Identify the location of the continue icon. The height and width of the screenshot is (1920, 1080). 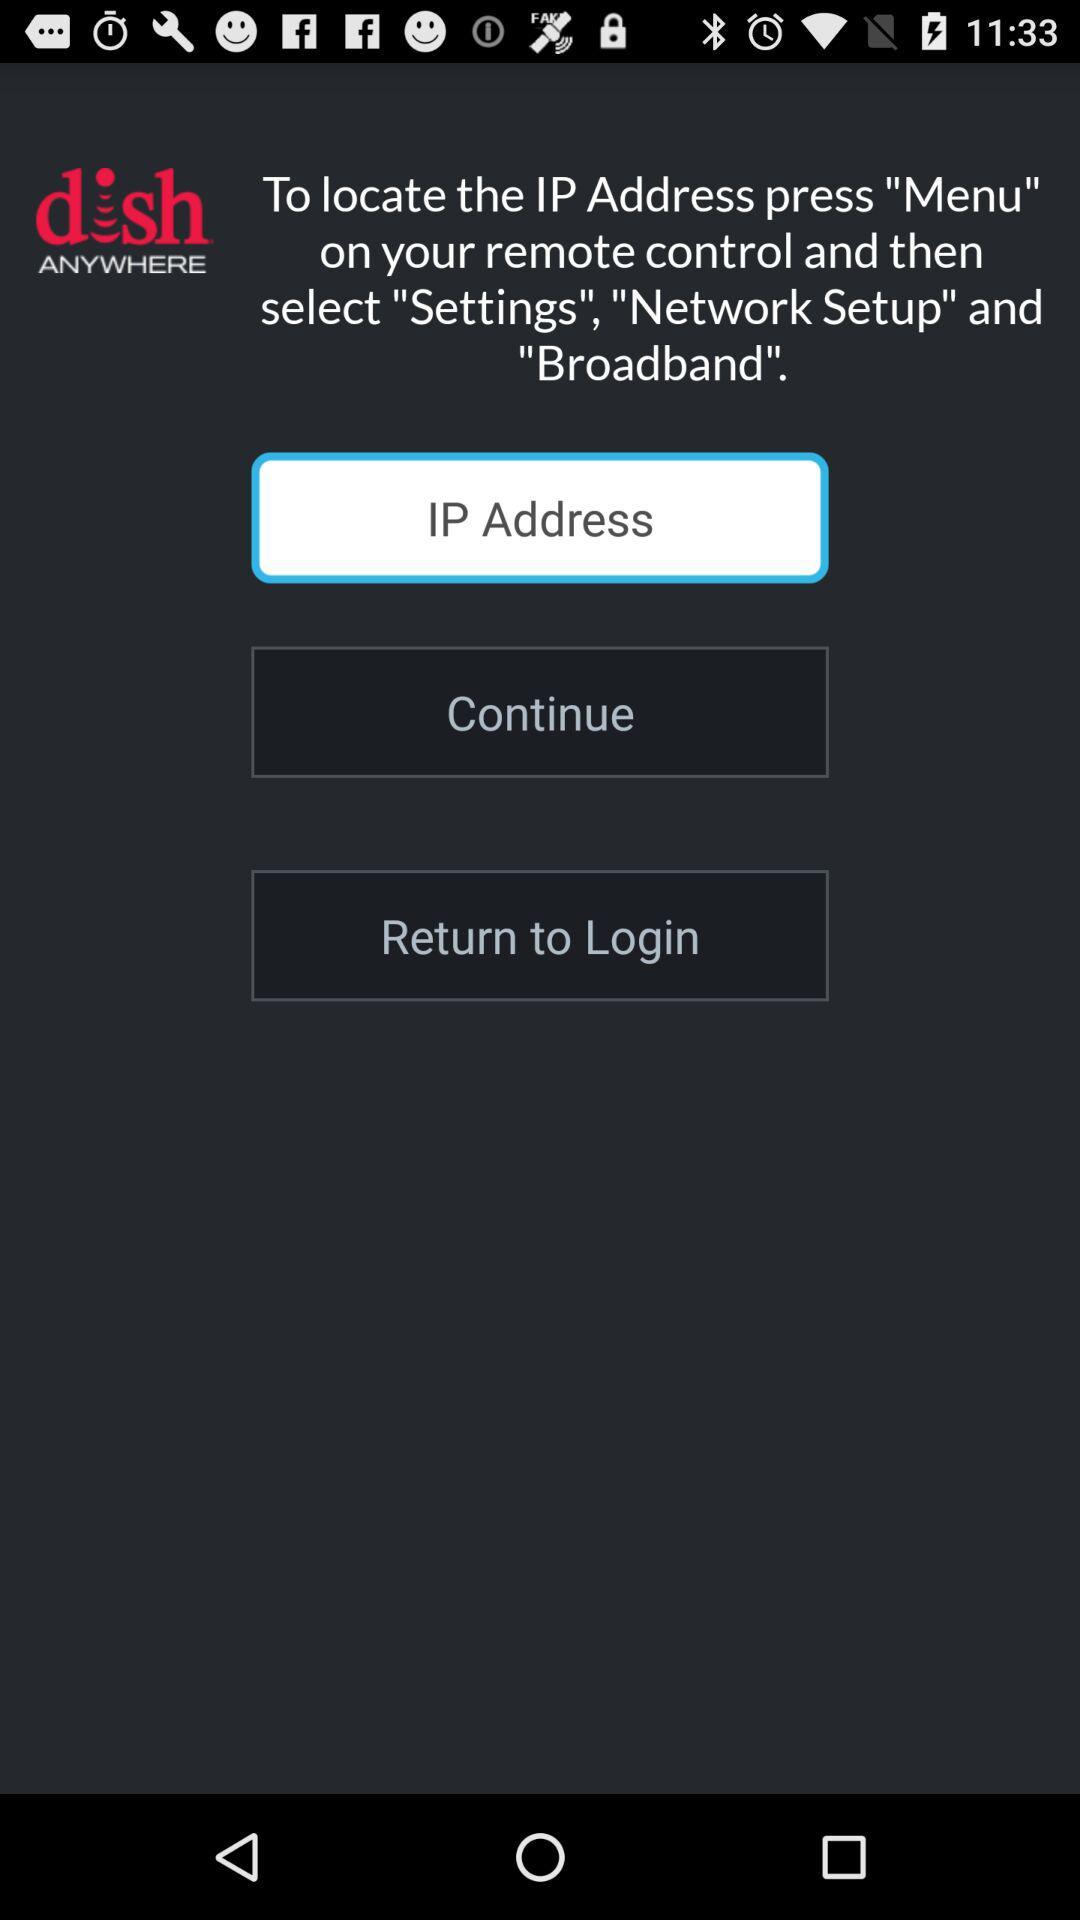
(540, 712).